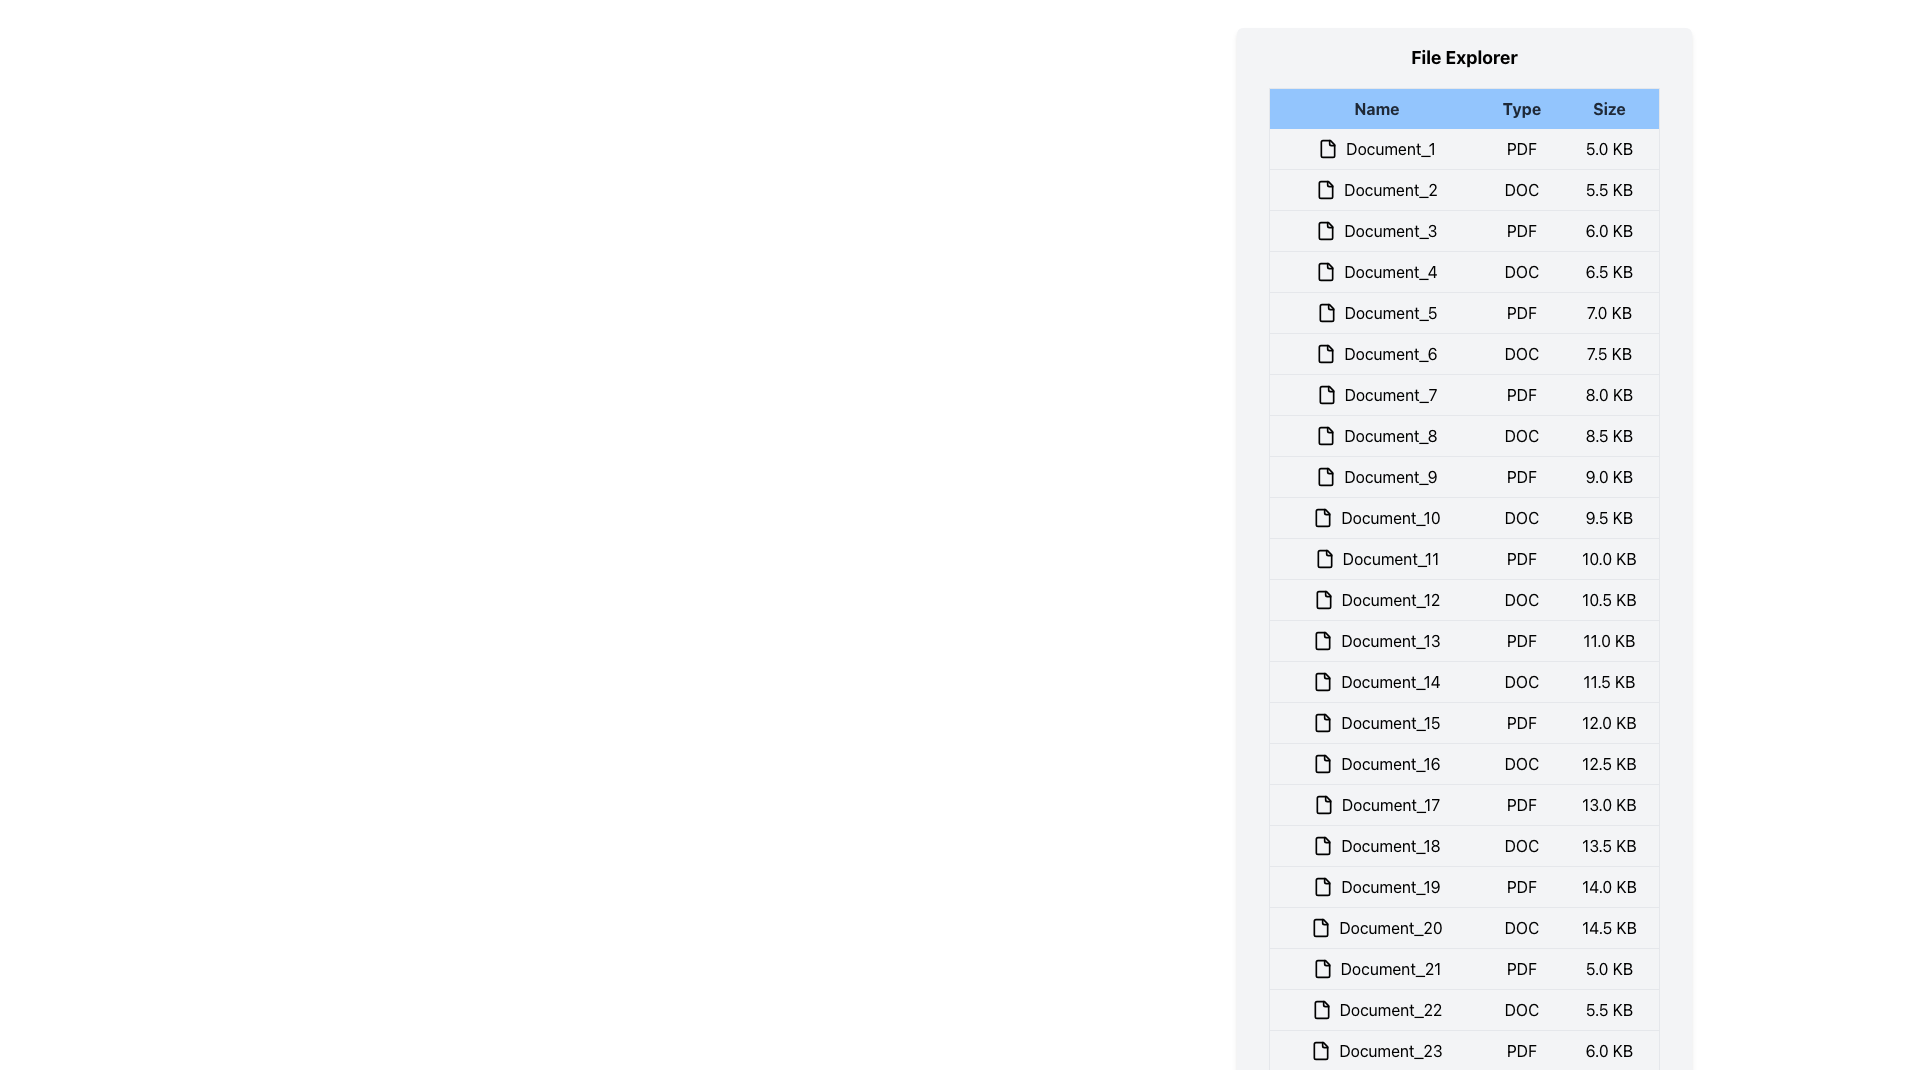 The height and width of the screenshot is (1080, 1920). Describe the element at coordinates (1520, 559) in the screenshot. I see `the non-interactive text label indicating the file format of 'Document_11' located in the 'Type' column of the table` at that location.